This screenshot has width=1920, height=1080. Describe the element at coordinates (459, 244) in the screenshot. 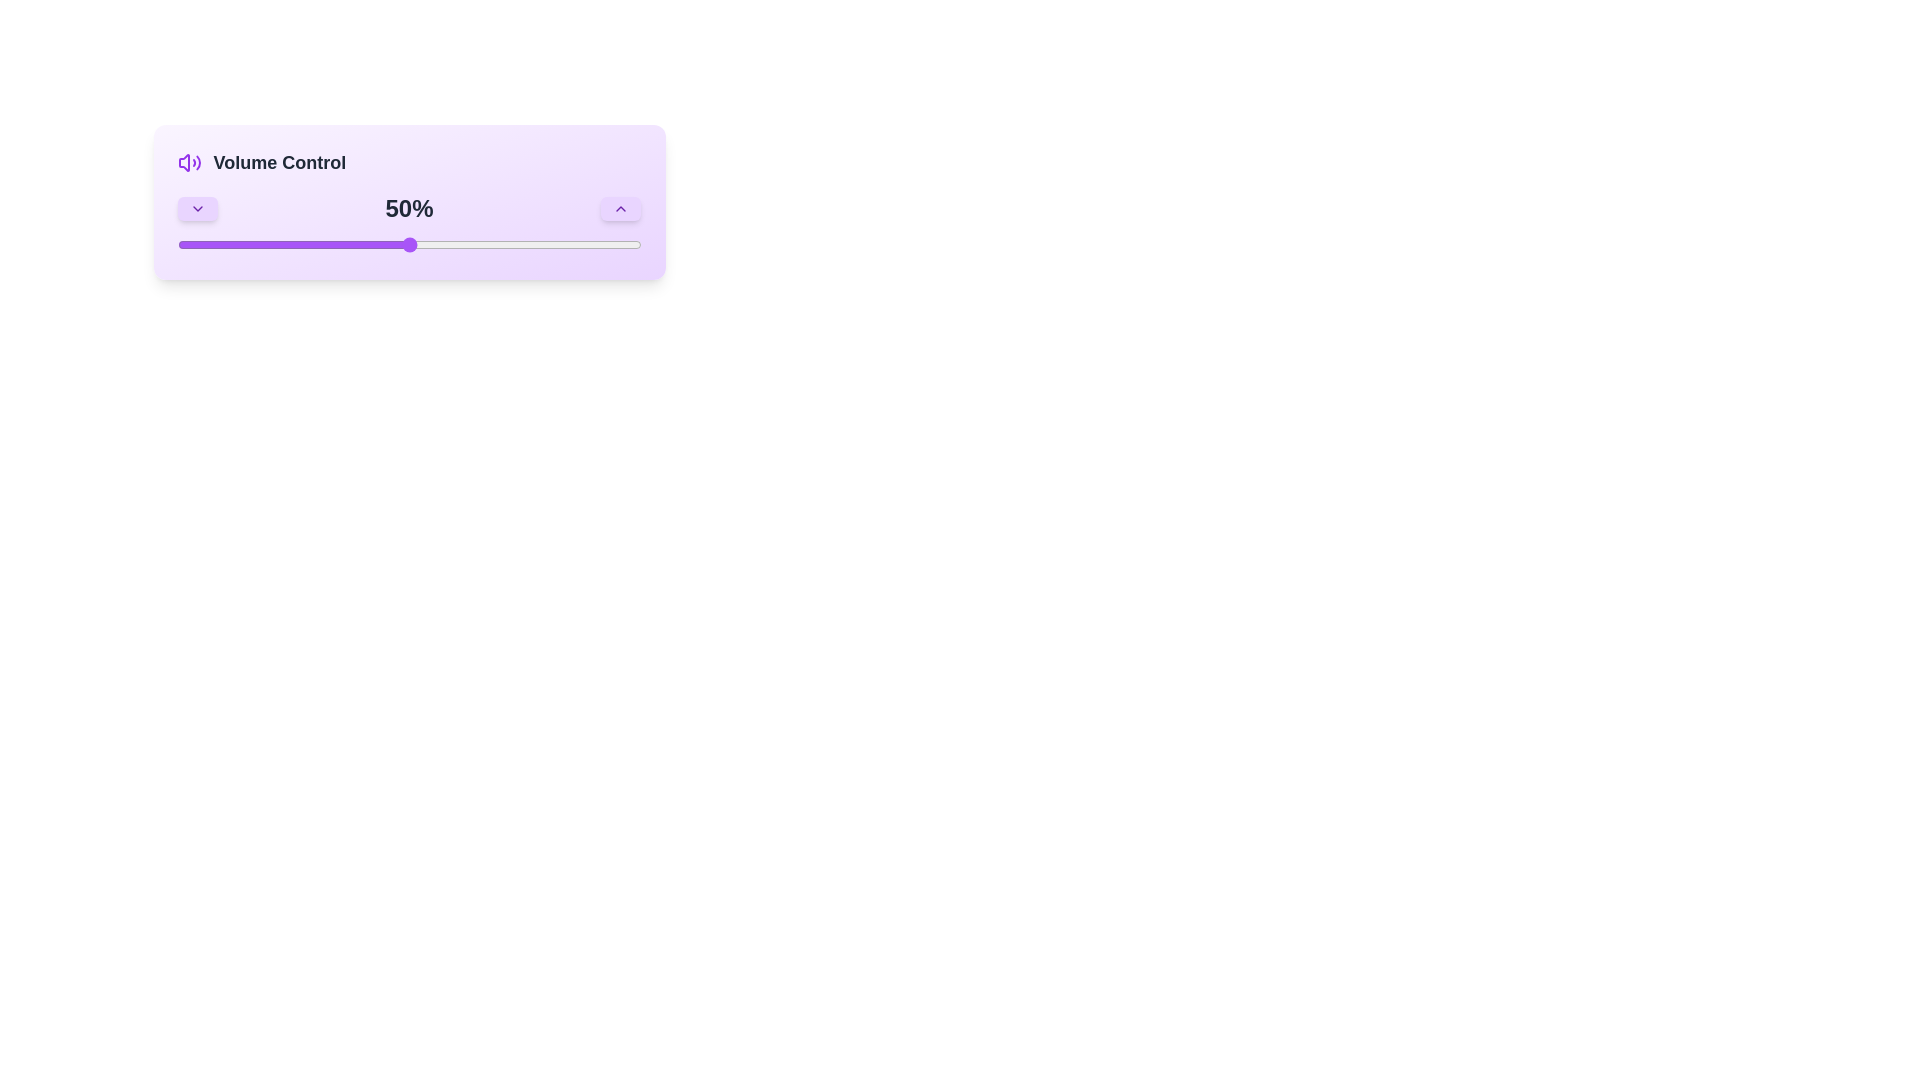

I see `the volume slider` at that location.